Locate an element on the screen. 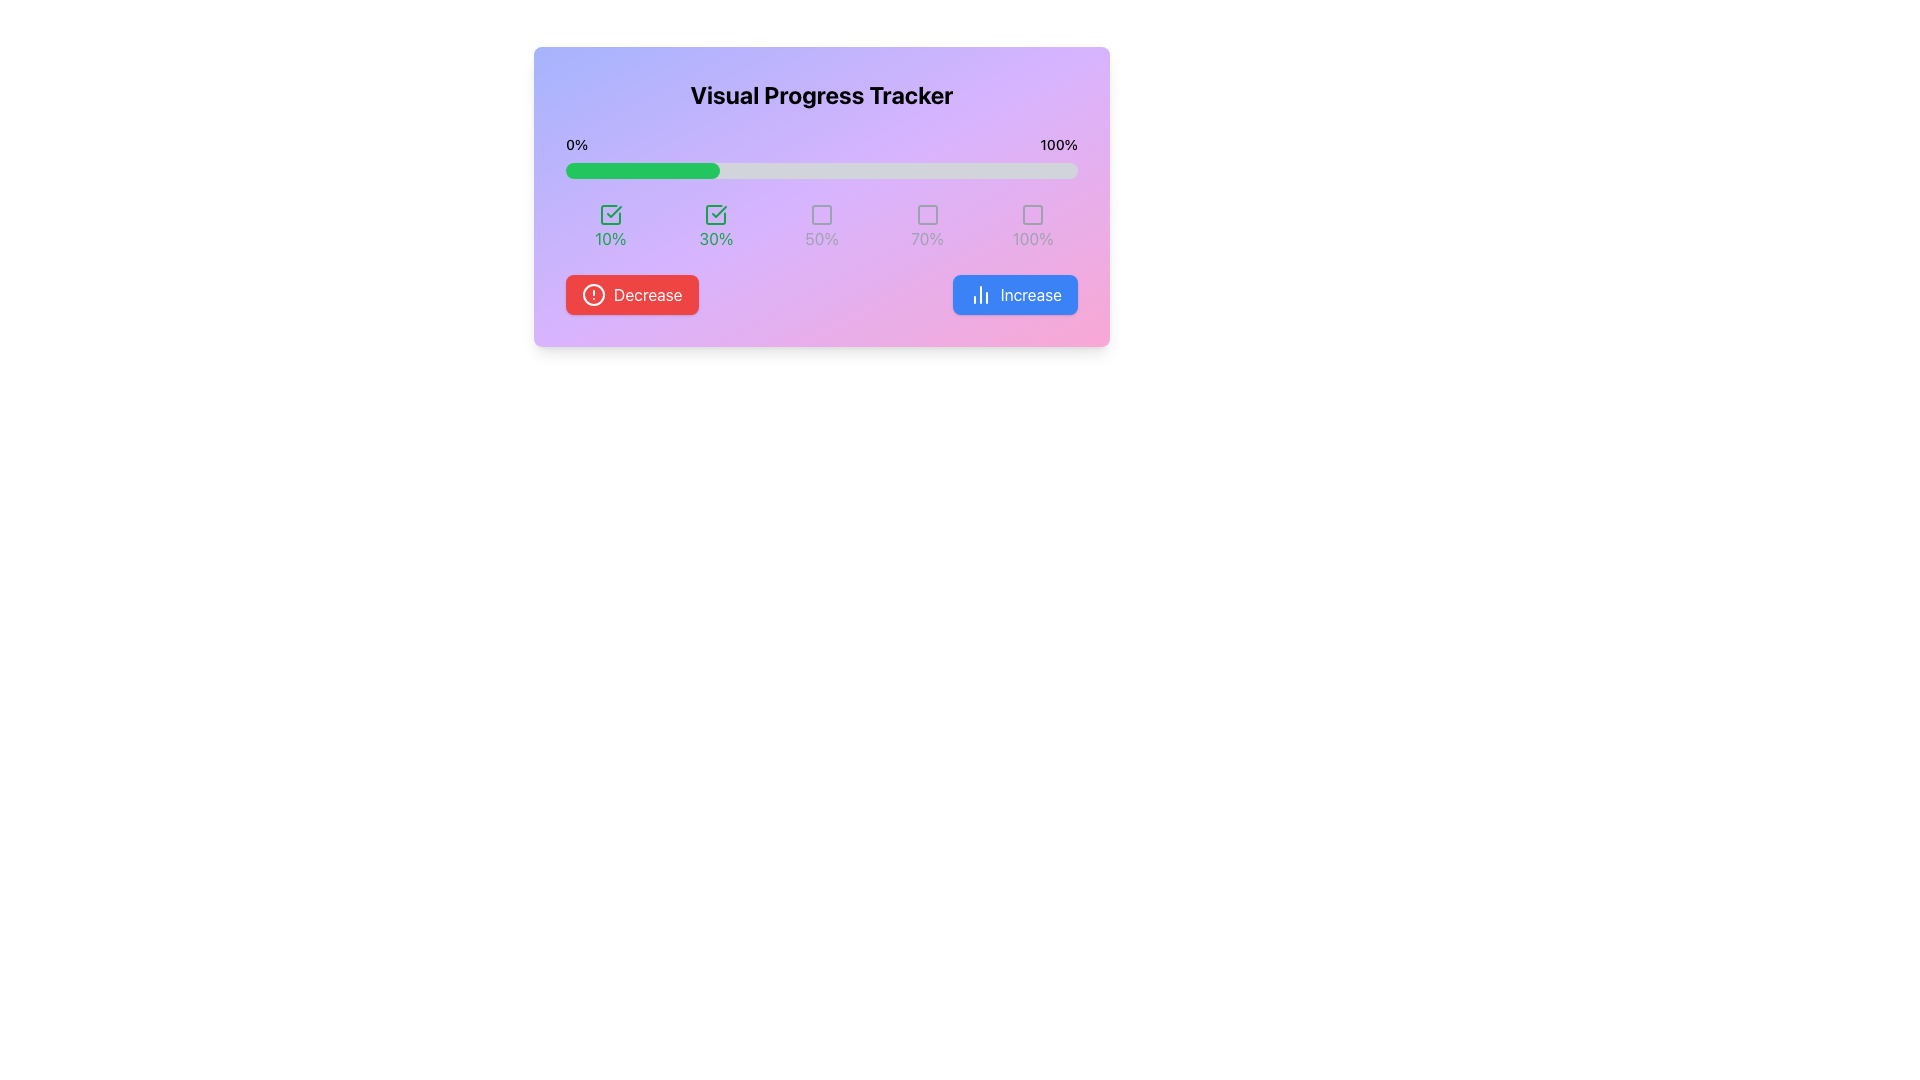 This screenshot has height=1080, width=1920. the current progress state by interacting with the Progress Tracker Component located centrally in the interface is located at coordinates (821, 196).